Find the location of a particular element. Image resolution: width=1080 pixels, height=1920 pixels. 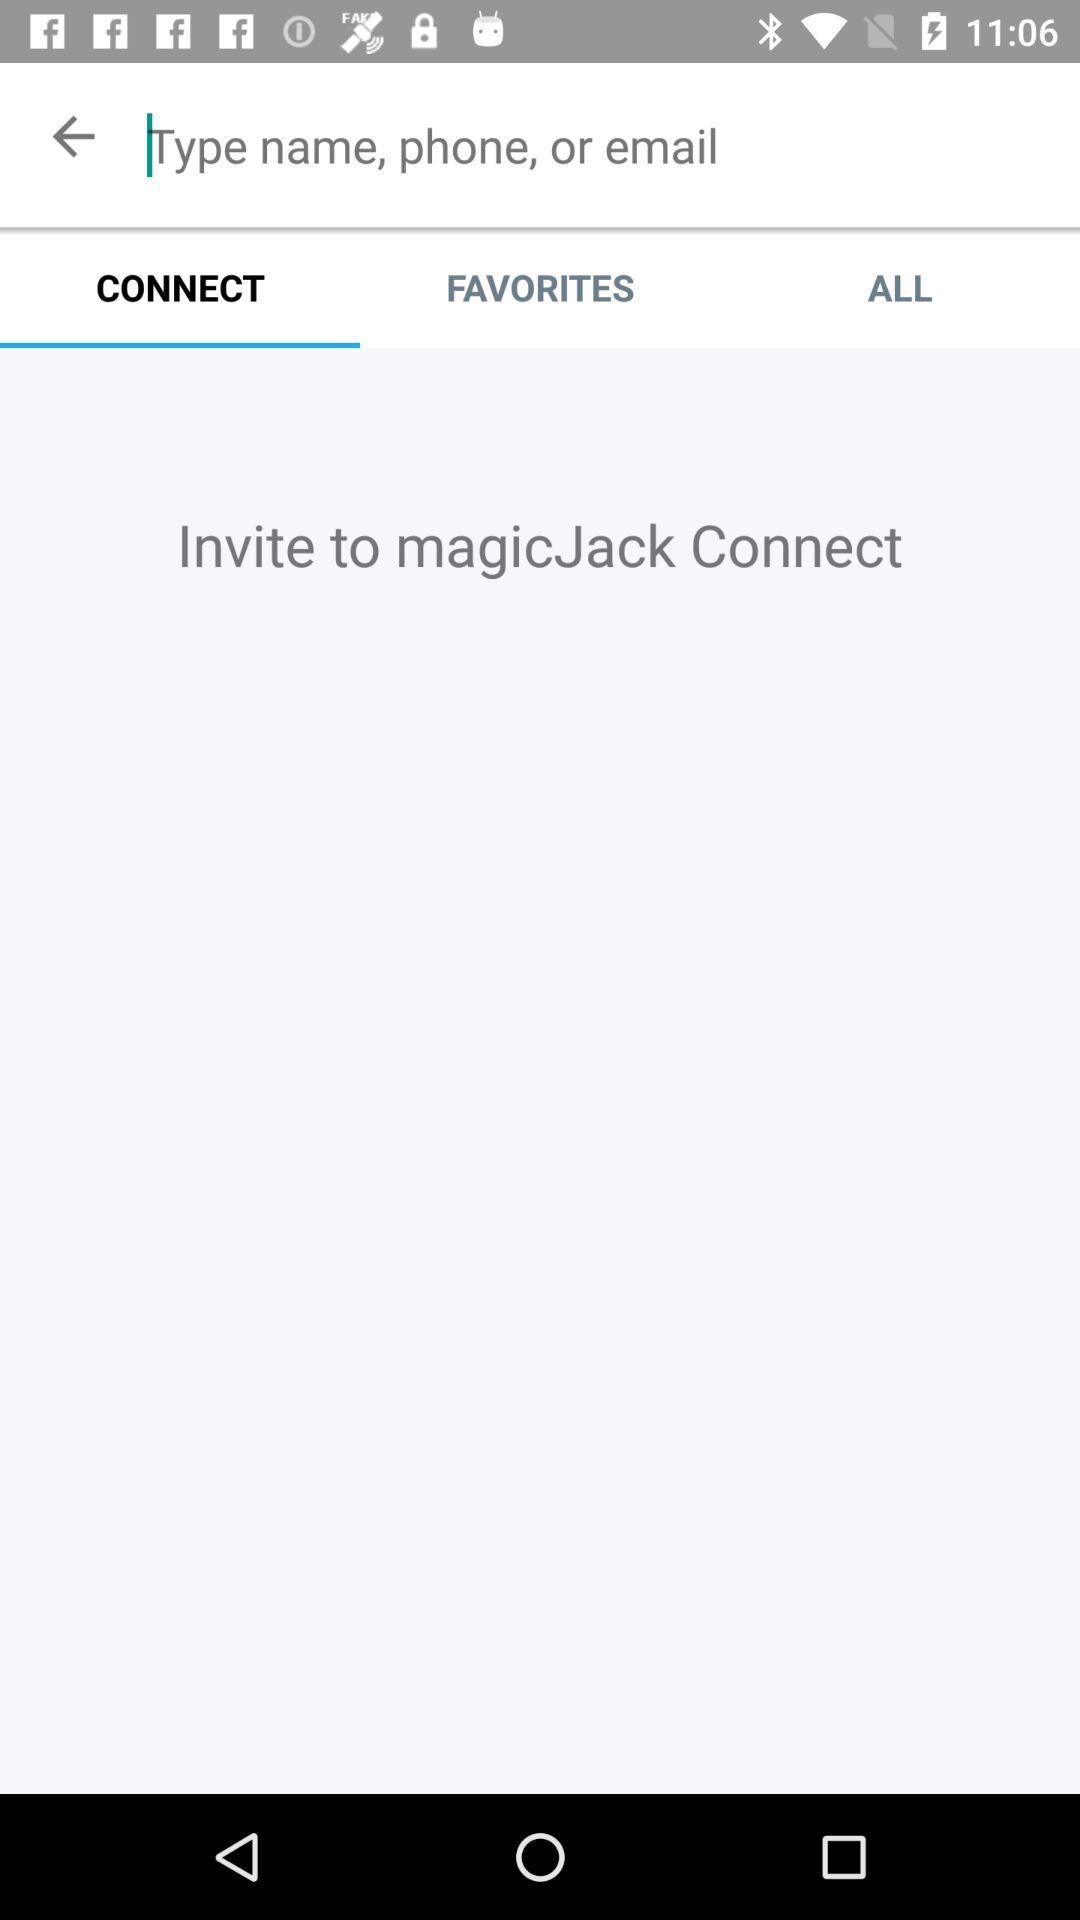

the icon next to the favorites is located at coordinates (898, 286).